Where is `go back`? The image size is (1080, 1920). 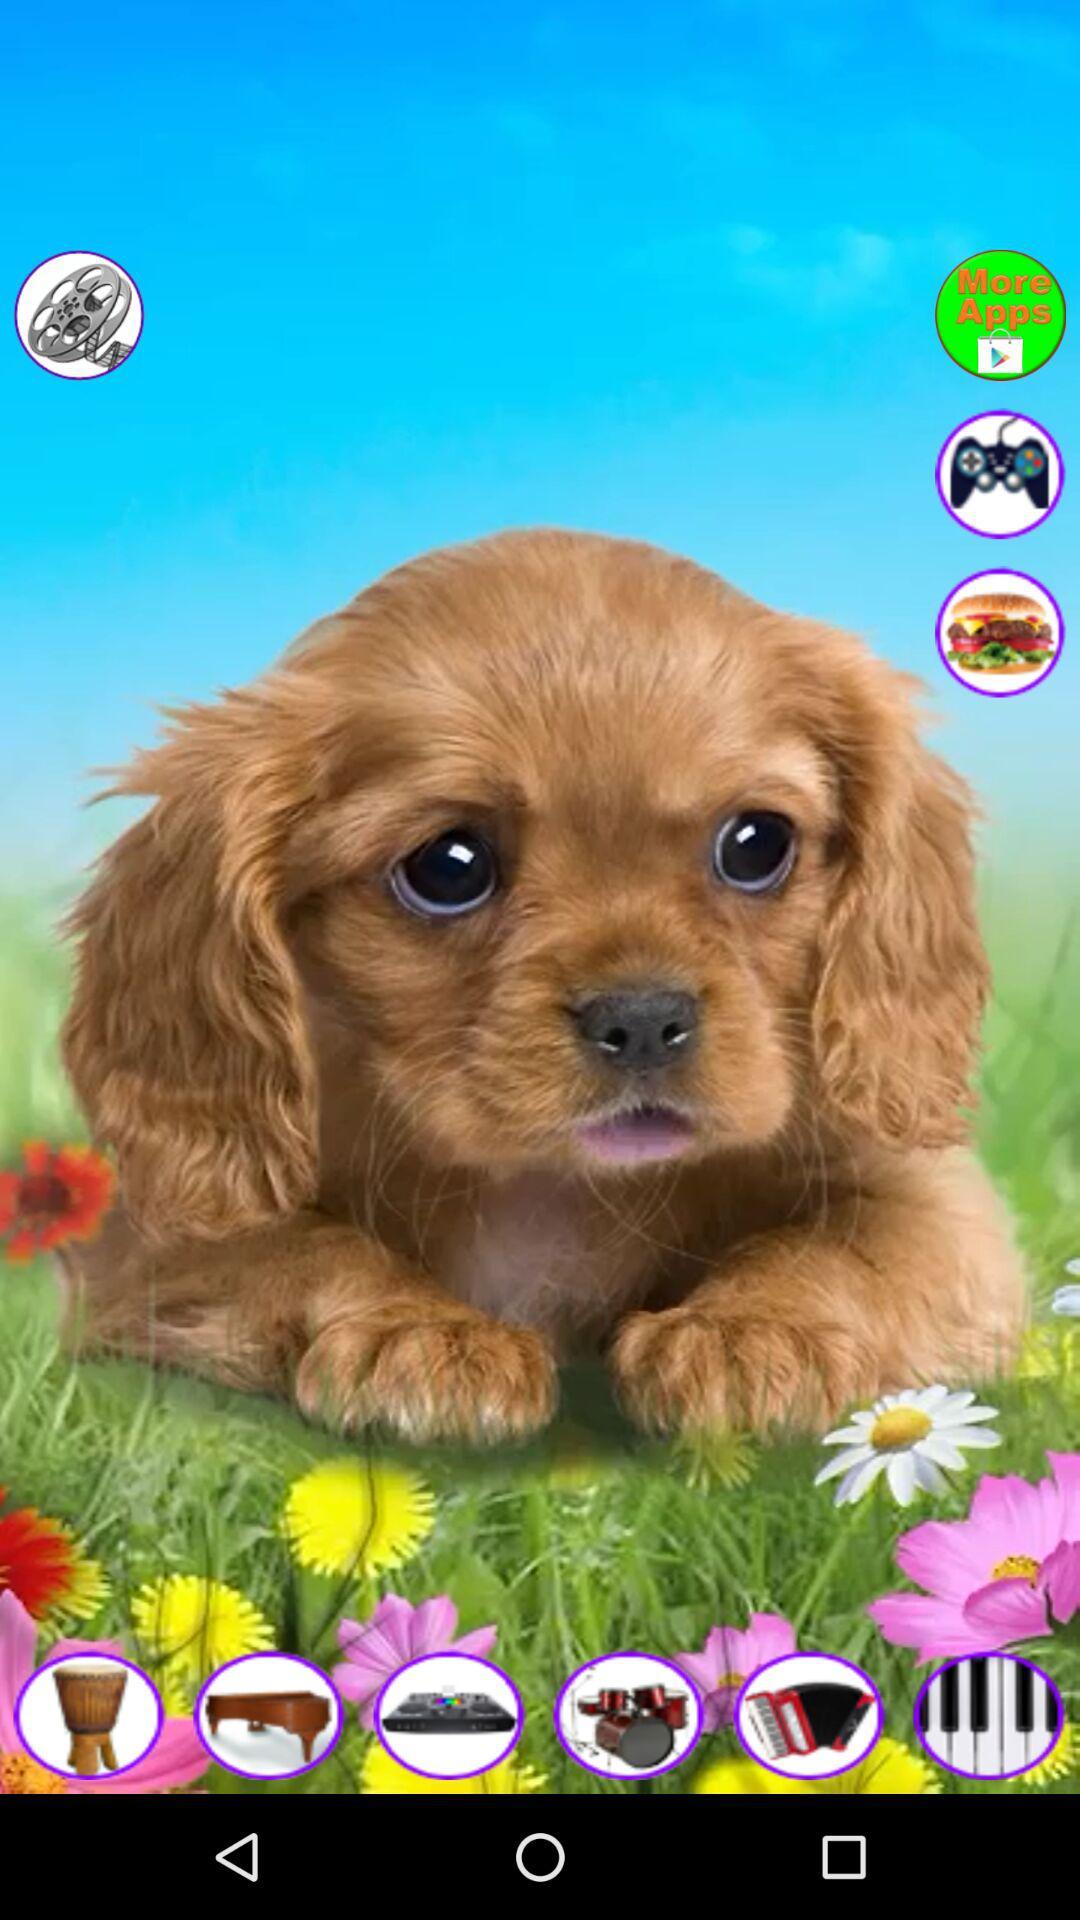 go back is located at coordinates (1000, 314).